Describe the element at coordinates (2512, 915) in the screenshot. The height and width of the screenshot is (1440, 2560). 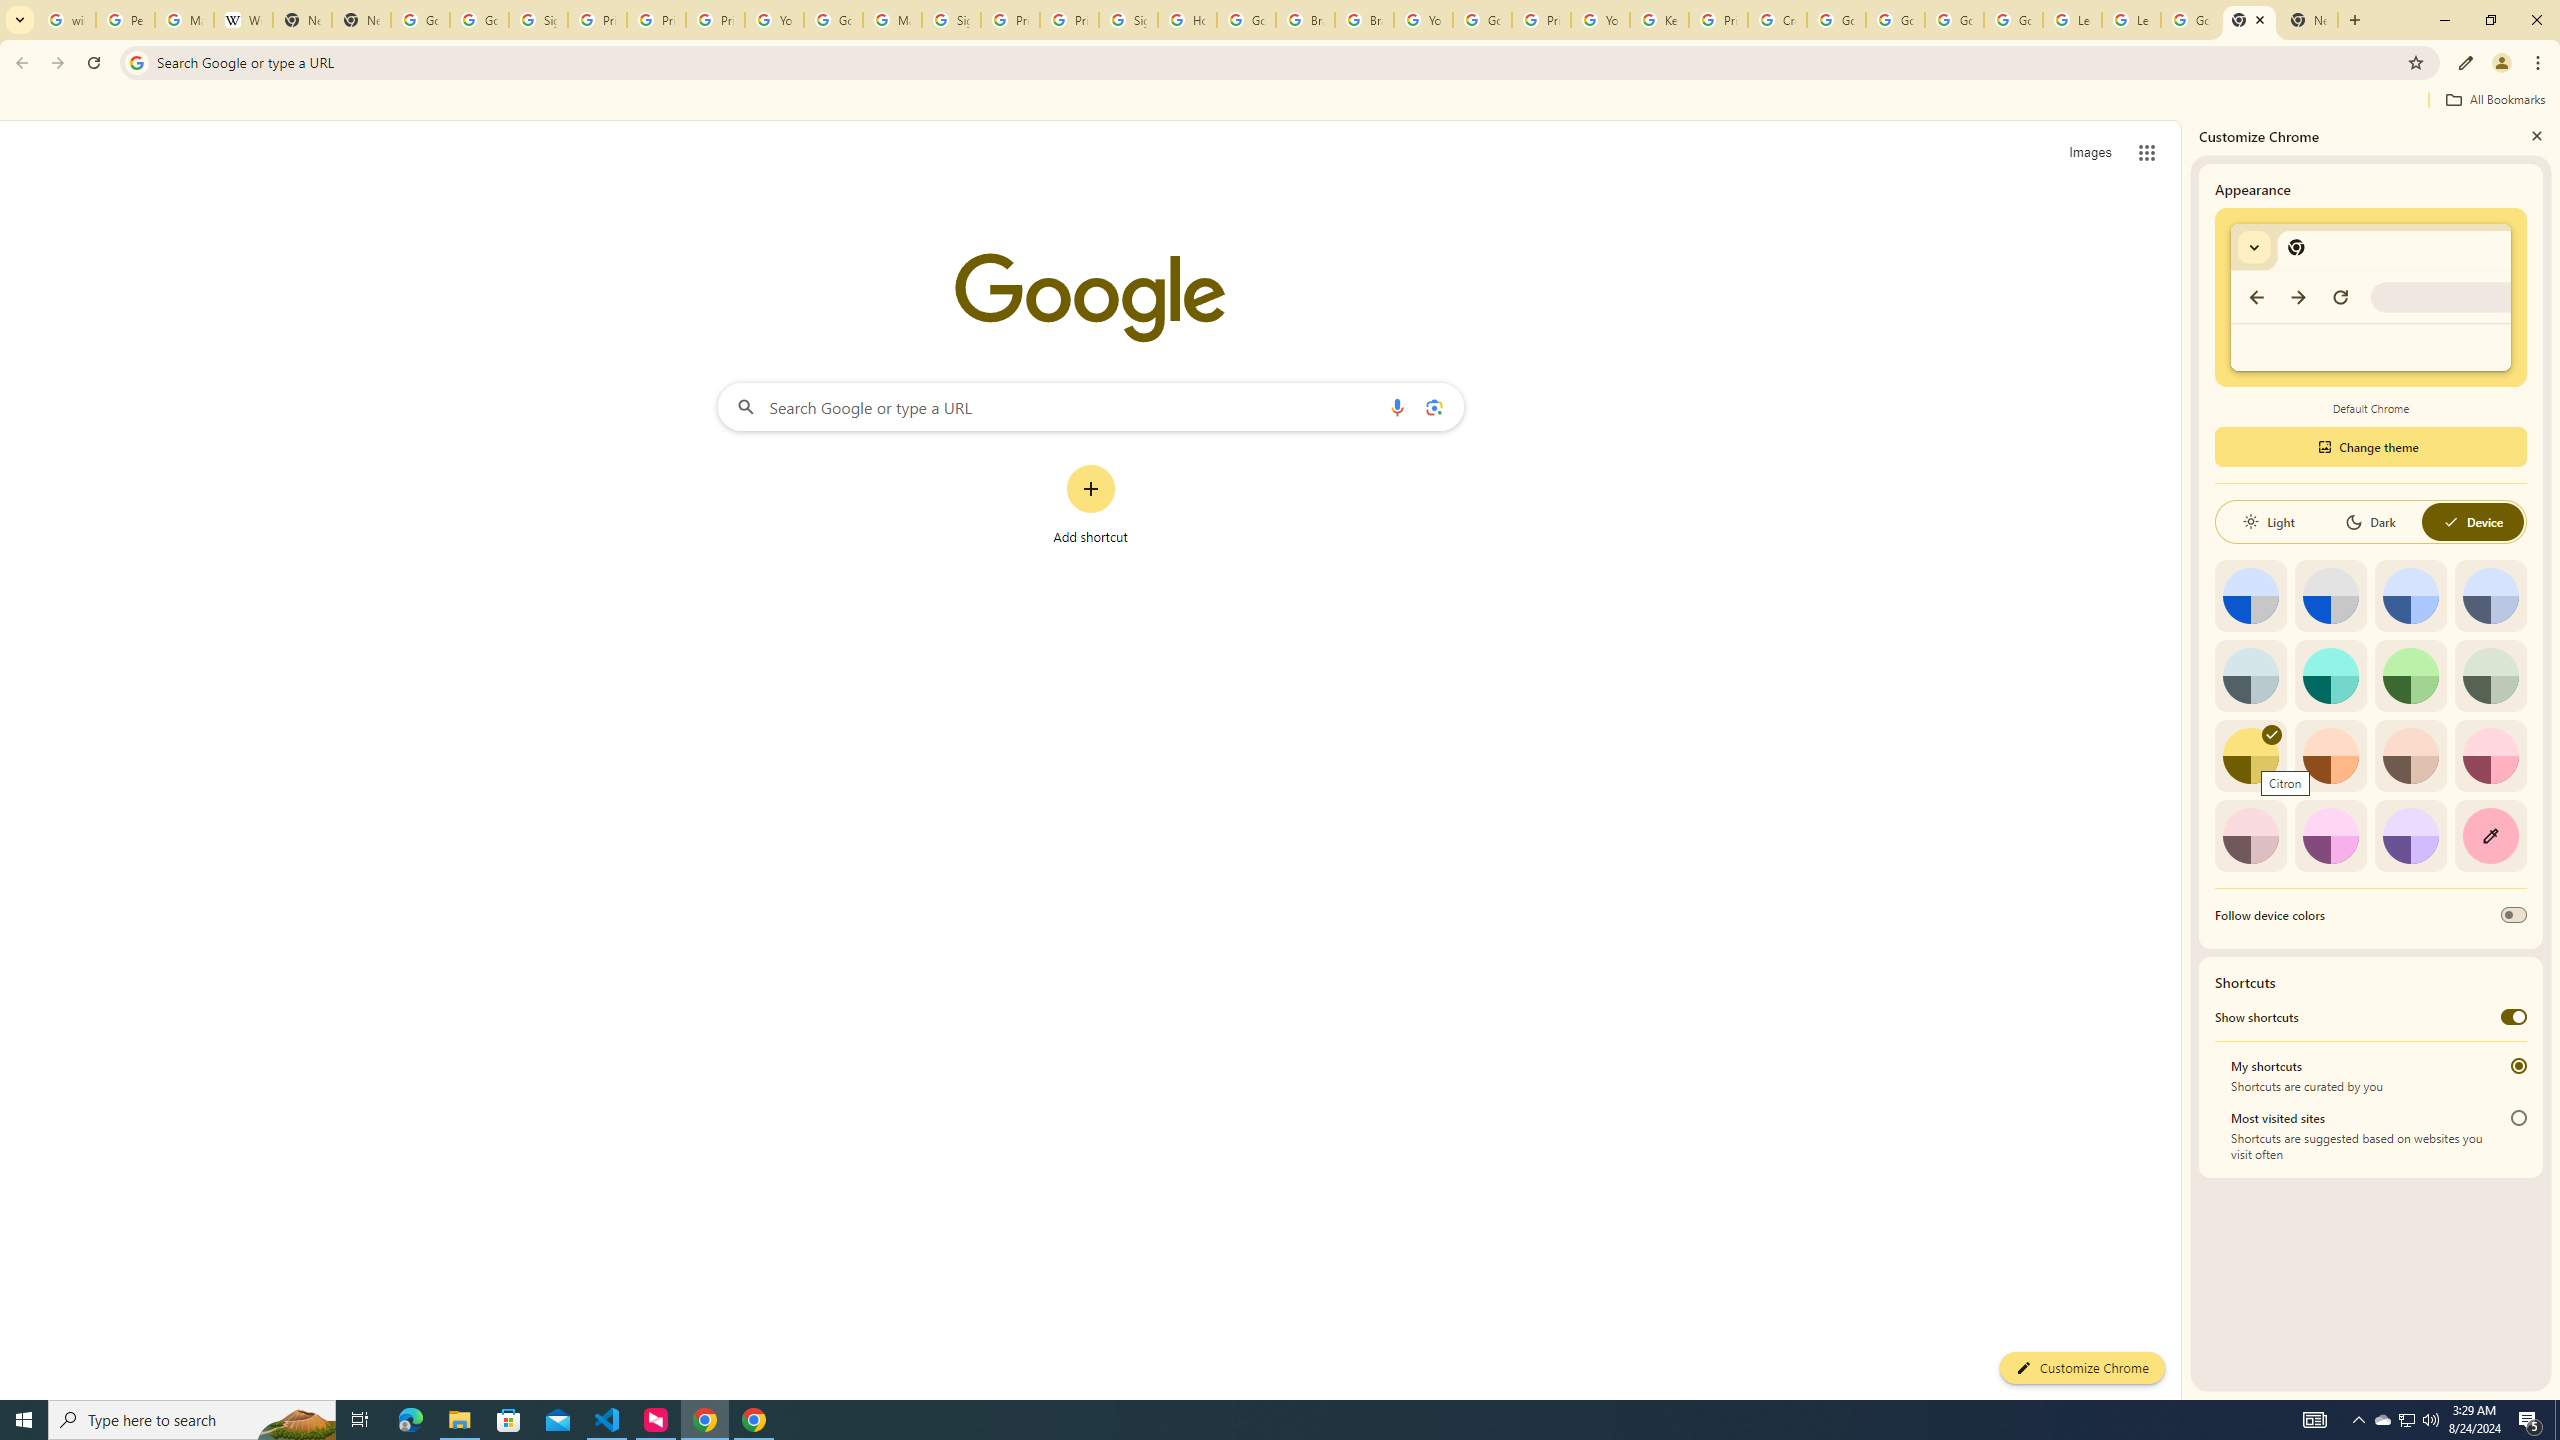
I see `'Follow device colors'` at that location.